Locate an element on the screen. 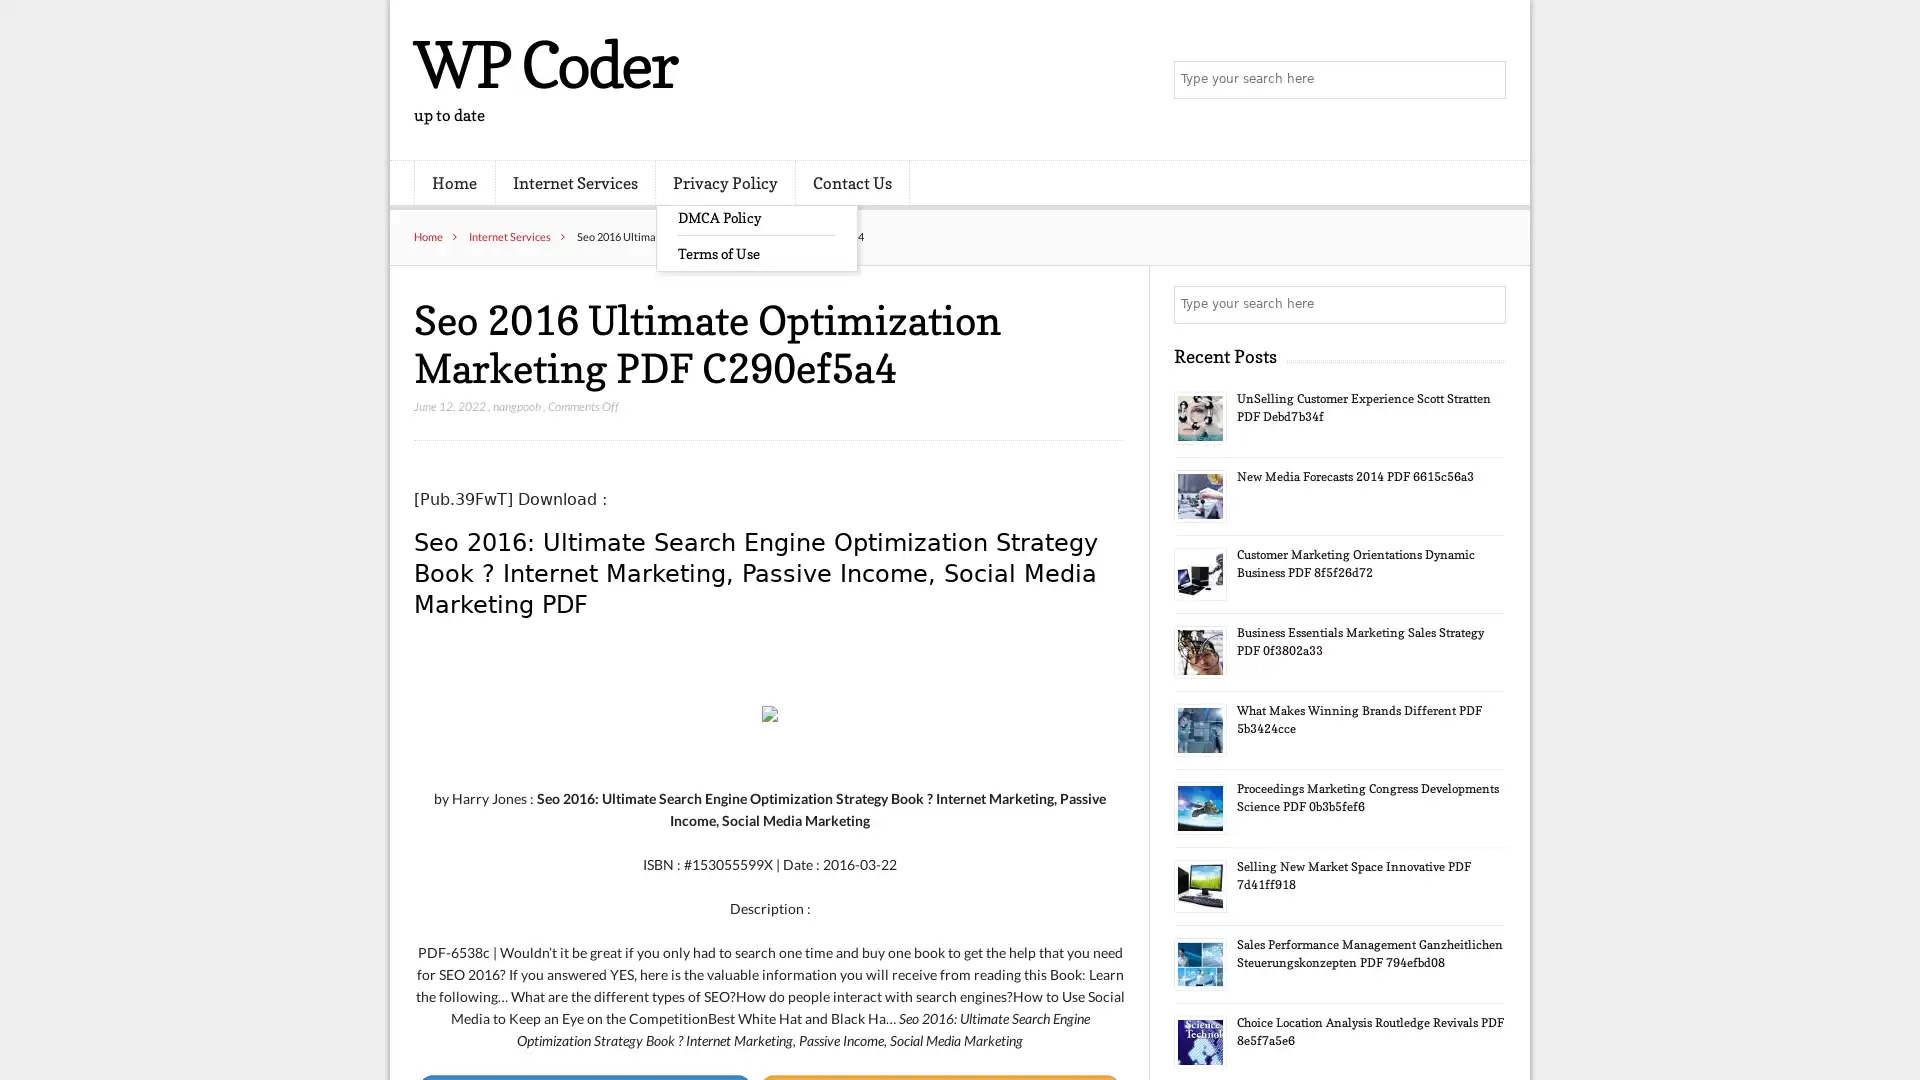  Search is located at coordinates (1485, 304).